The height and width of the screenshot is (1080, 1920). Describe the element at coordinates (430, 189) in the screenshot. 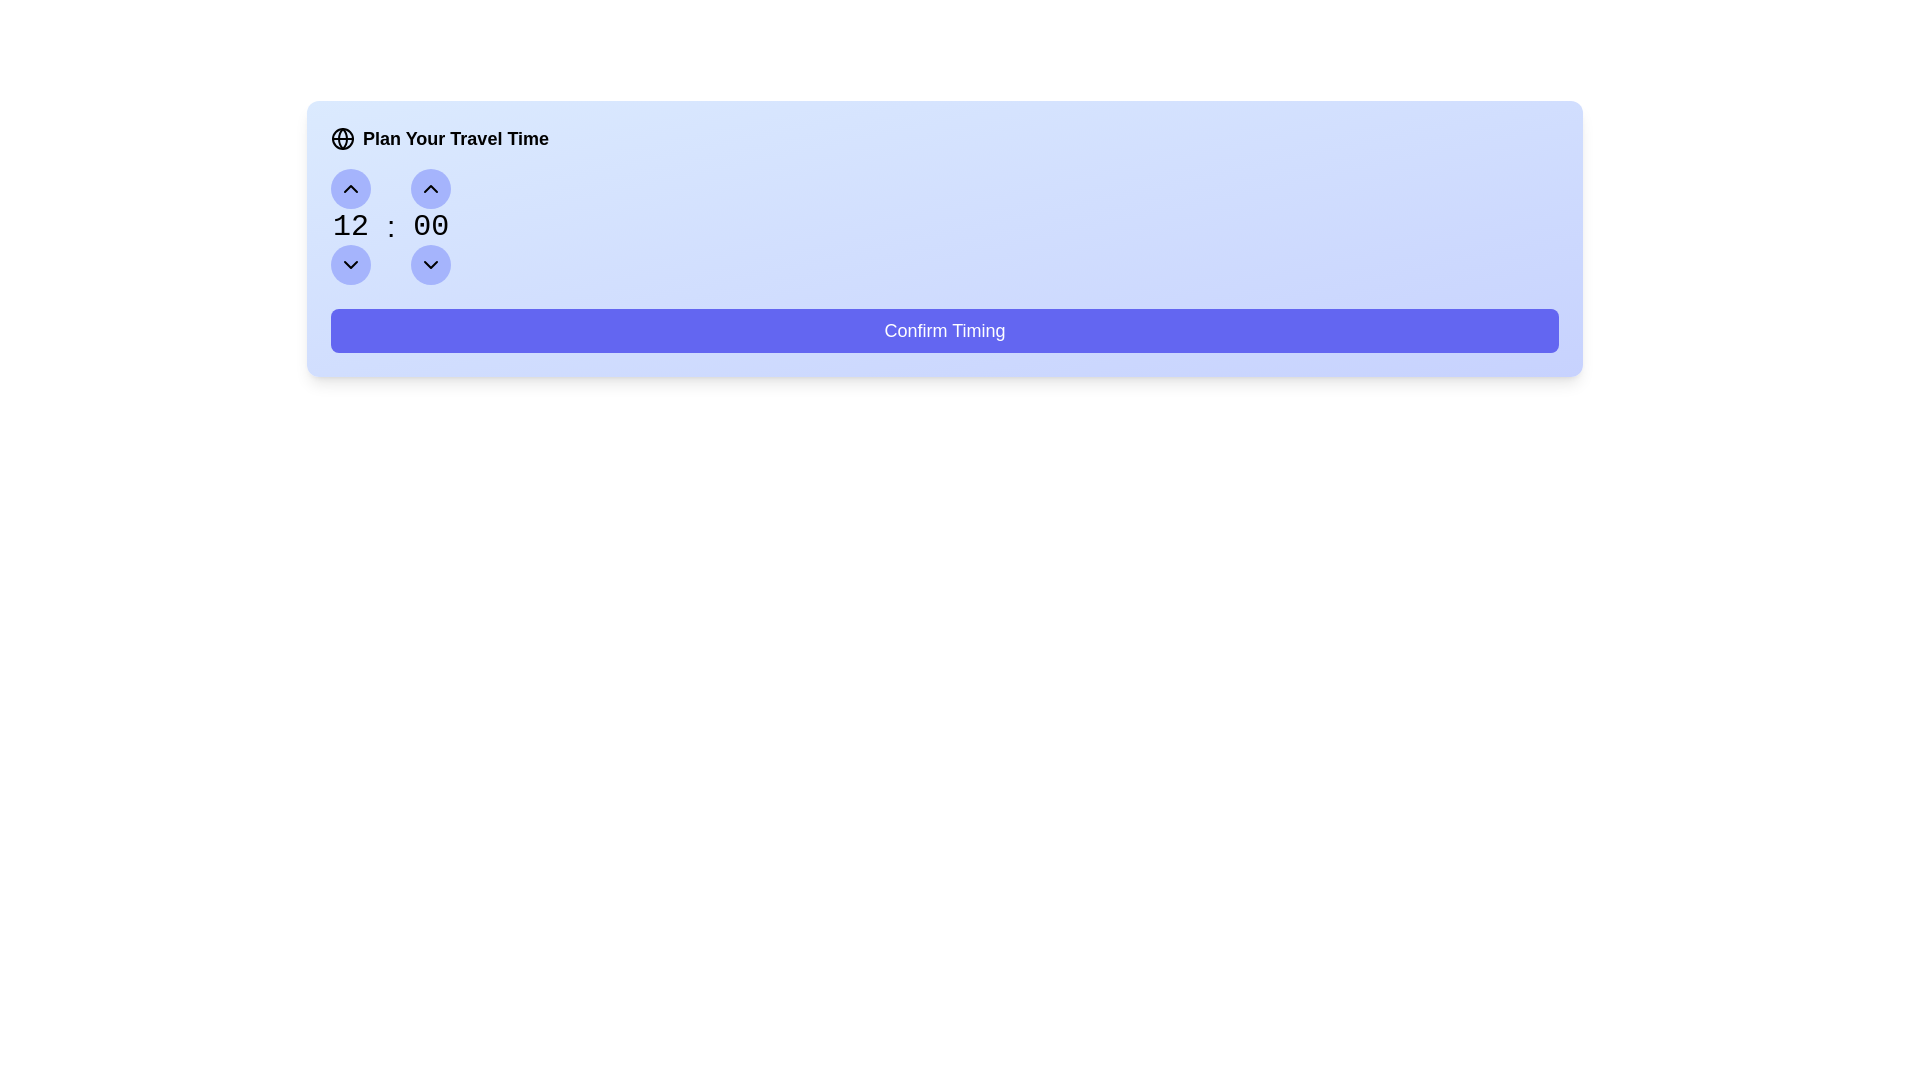

I see `the button that increments the 'minutes' value in the time-setting interface, located in the top row above the 'minutes' display` at that location.